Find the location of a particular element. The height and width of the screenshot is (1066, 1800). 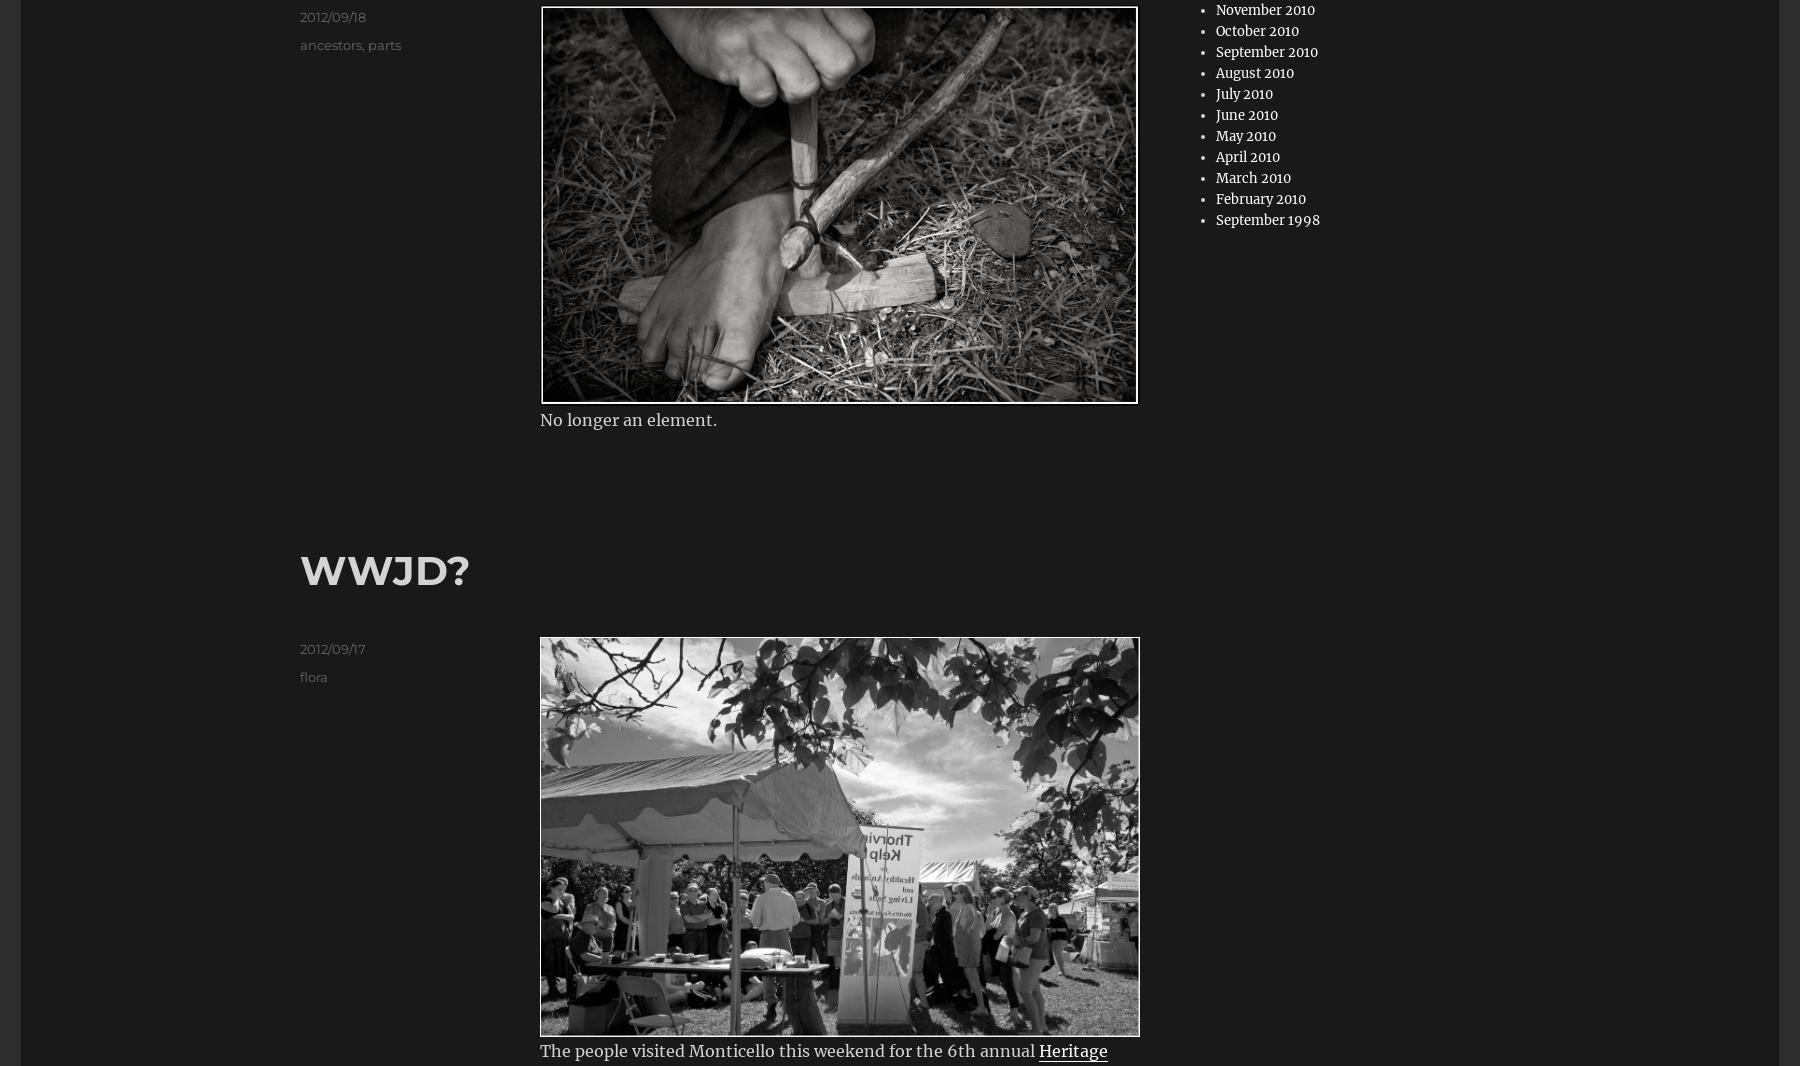

'March 2010' is located at coordinates (1253, 177).